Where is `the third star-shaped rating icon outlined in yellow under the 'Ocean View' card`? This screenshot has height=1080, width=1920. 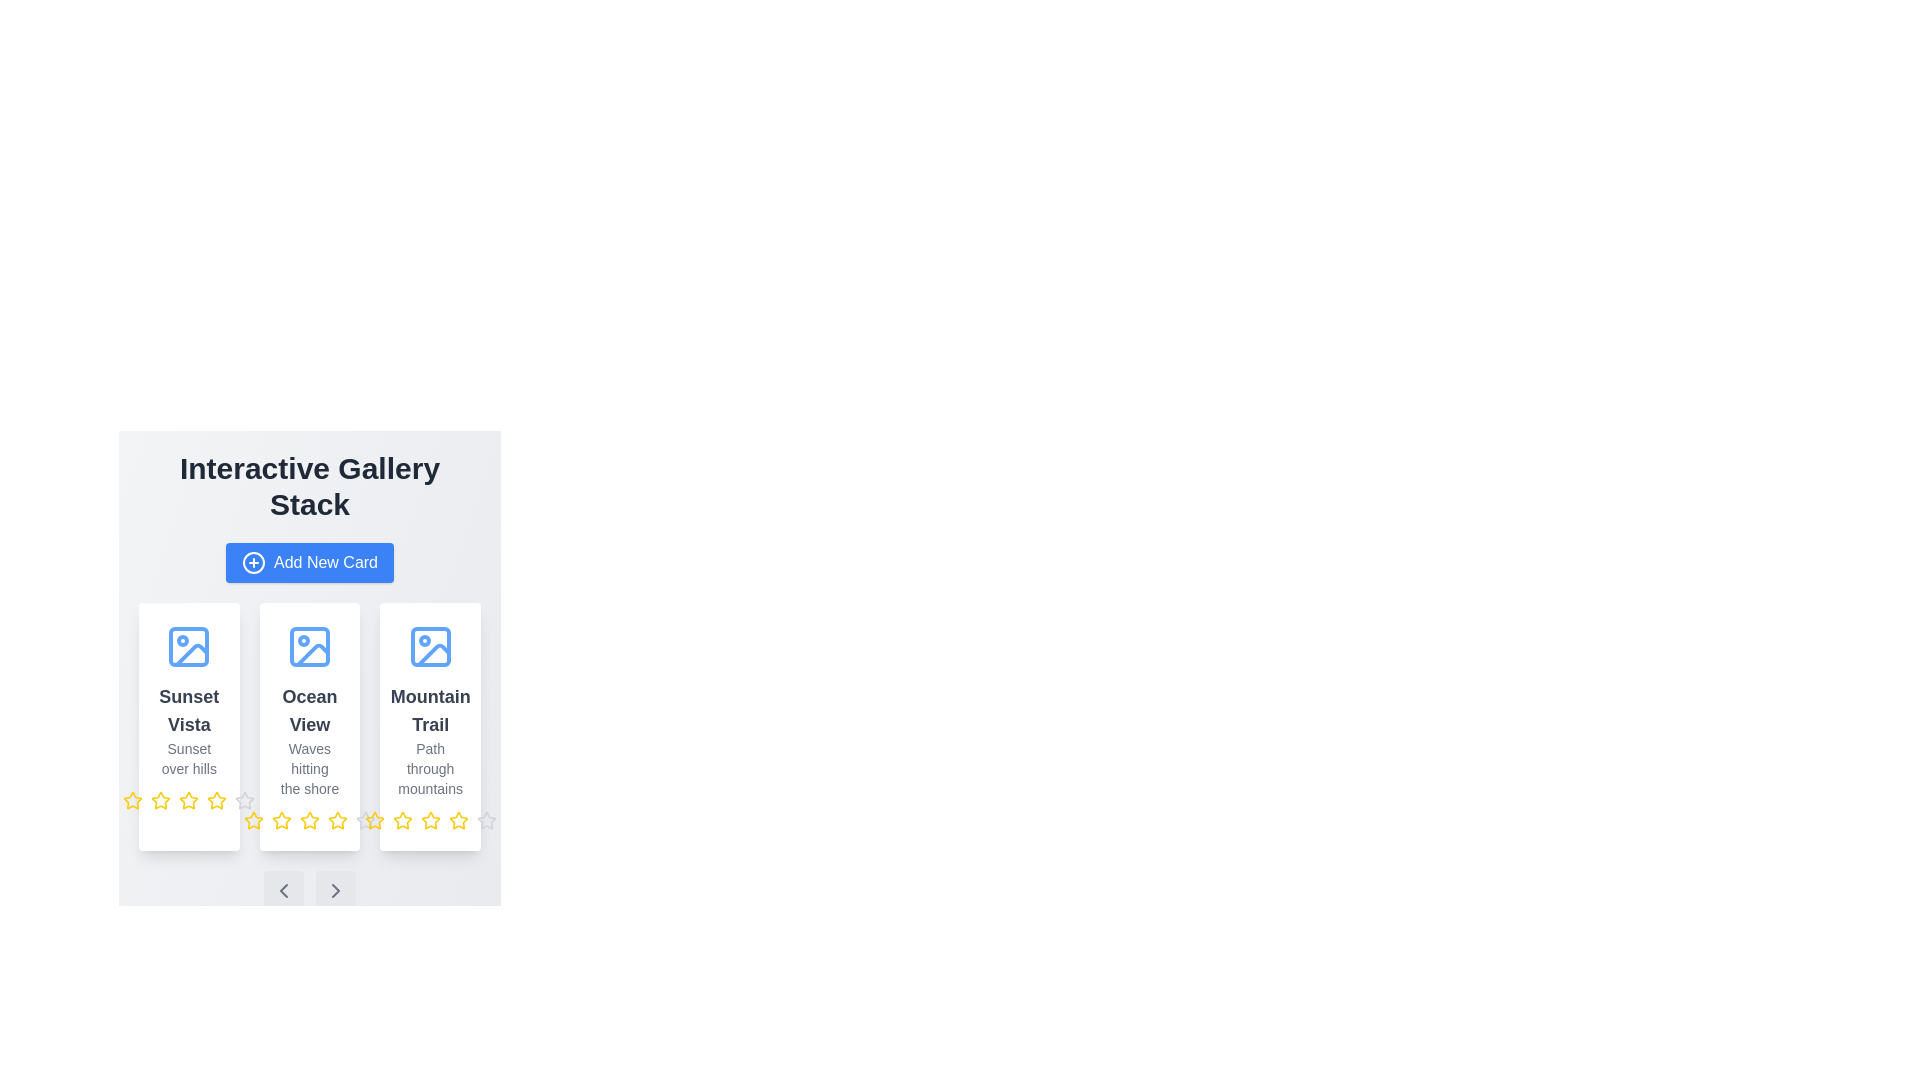
the third star-shaped rating icon outlined in yellow under the 'Ocean View' card is located at coordinates (253, 820).